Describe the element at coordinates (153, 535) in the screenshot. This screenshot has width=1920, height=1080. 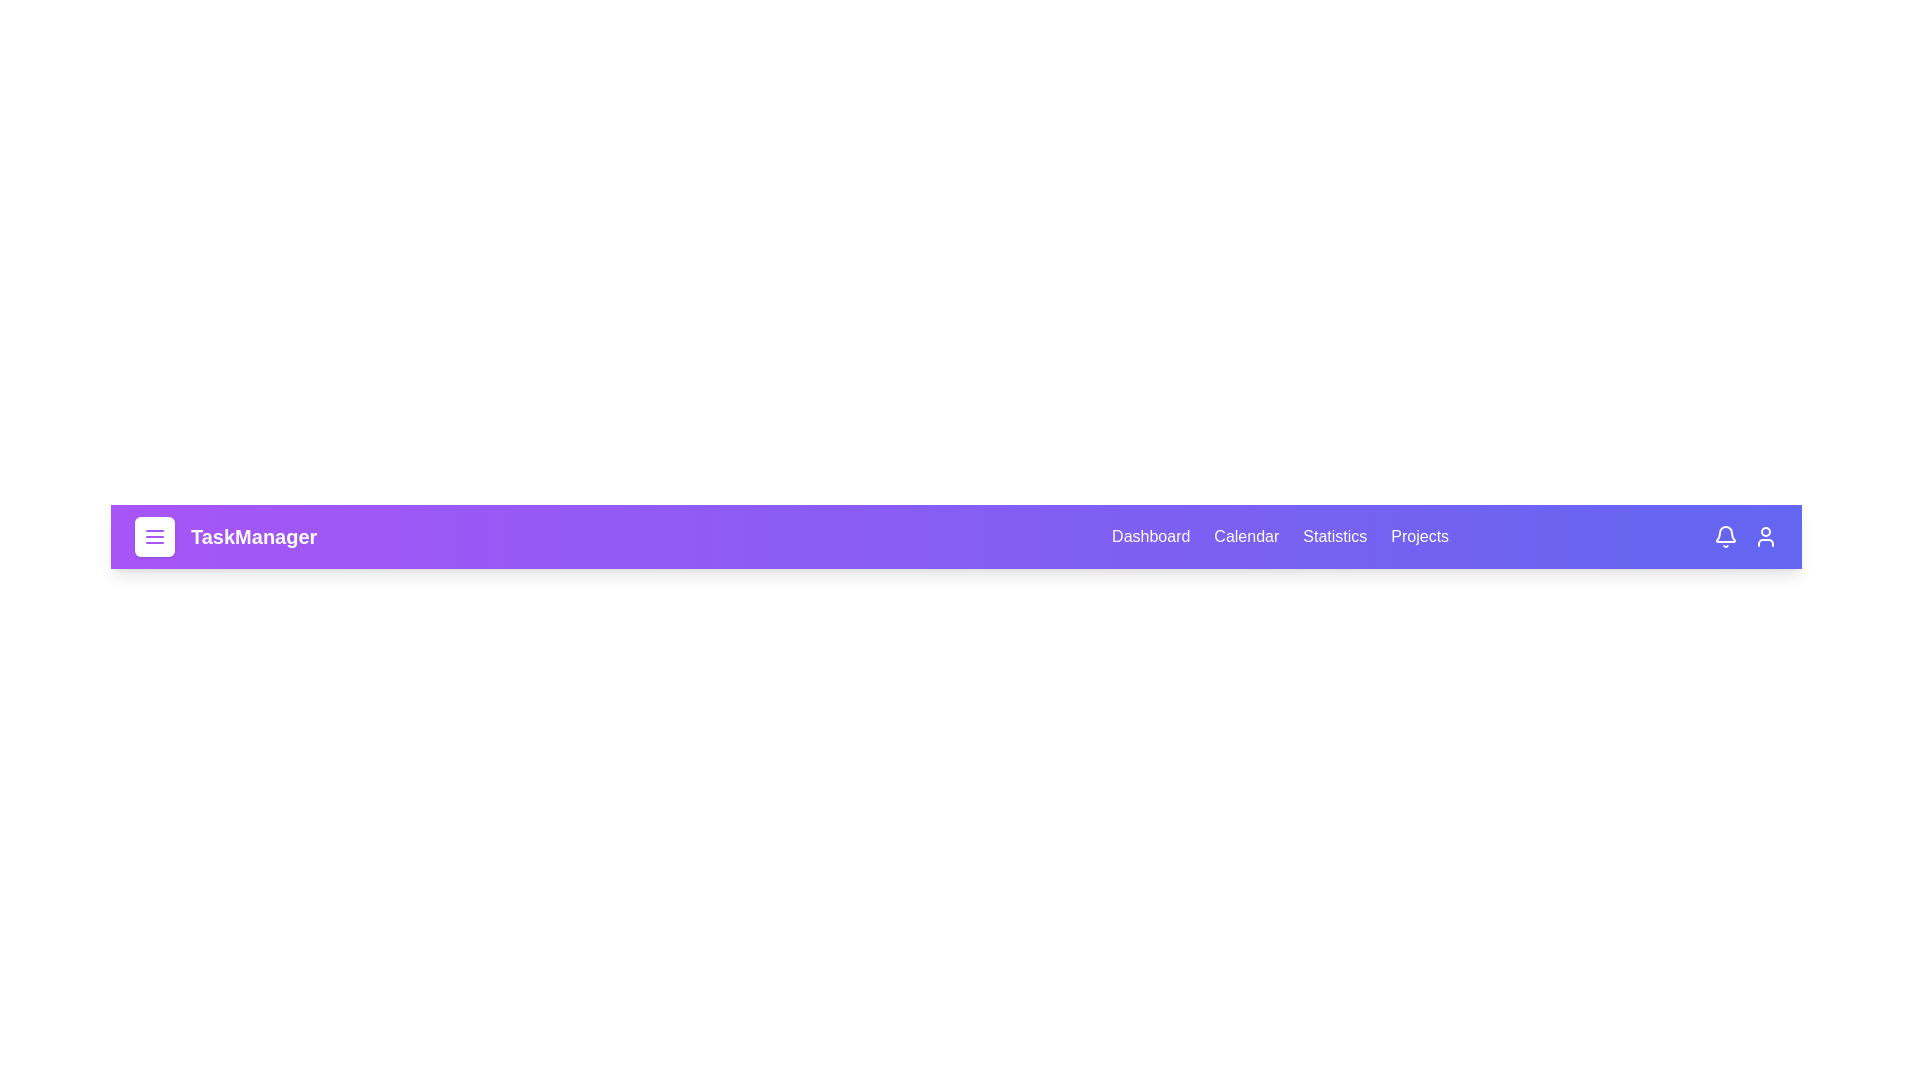
I see `menu button to open the navigation menu` at that location.